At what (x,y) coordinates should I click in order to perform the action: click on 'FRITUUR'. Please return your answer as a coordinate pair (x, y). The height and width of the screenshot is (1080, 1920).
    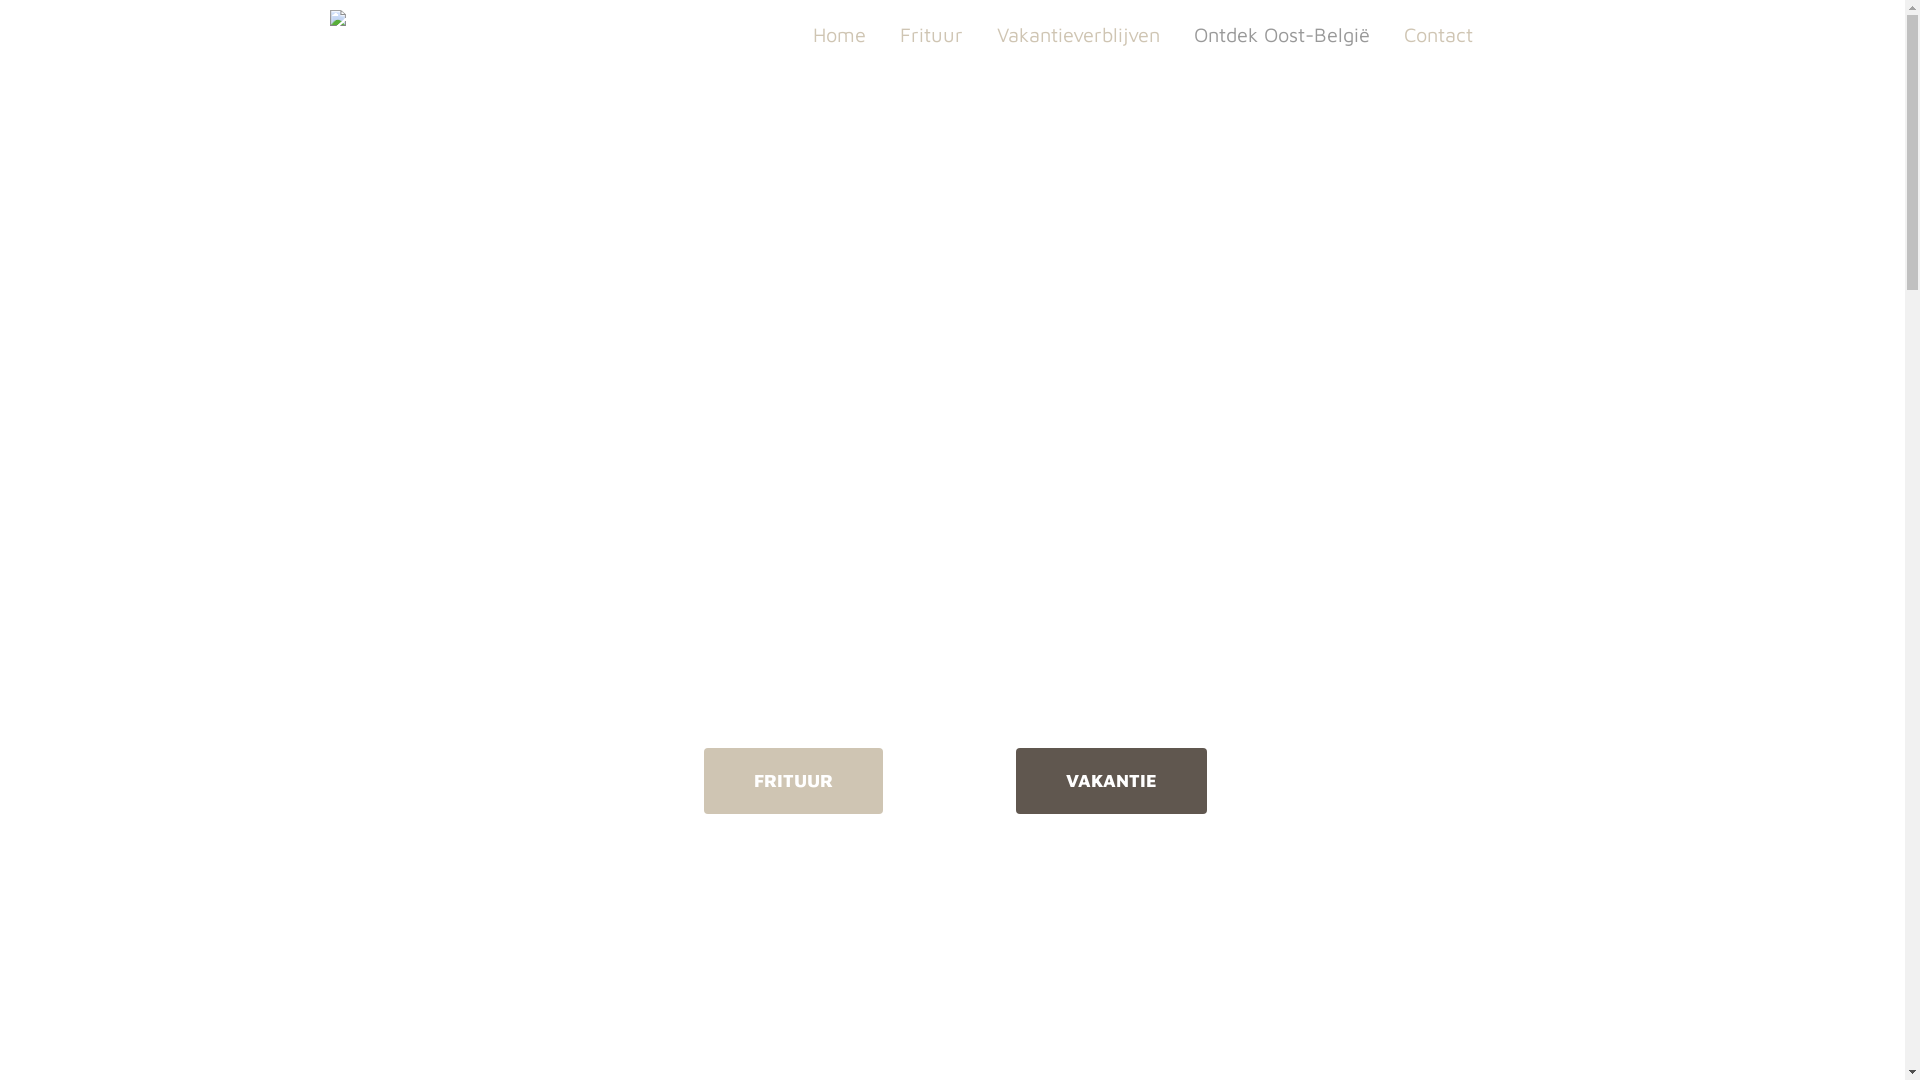
    Looking at the image, I should click on (792, 779).